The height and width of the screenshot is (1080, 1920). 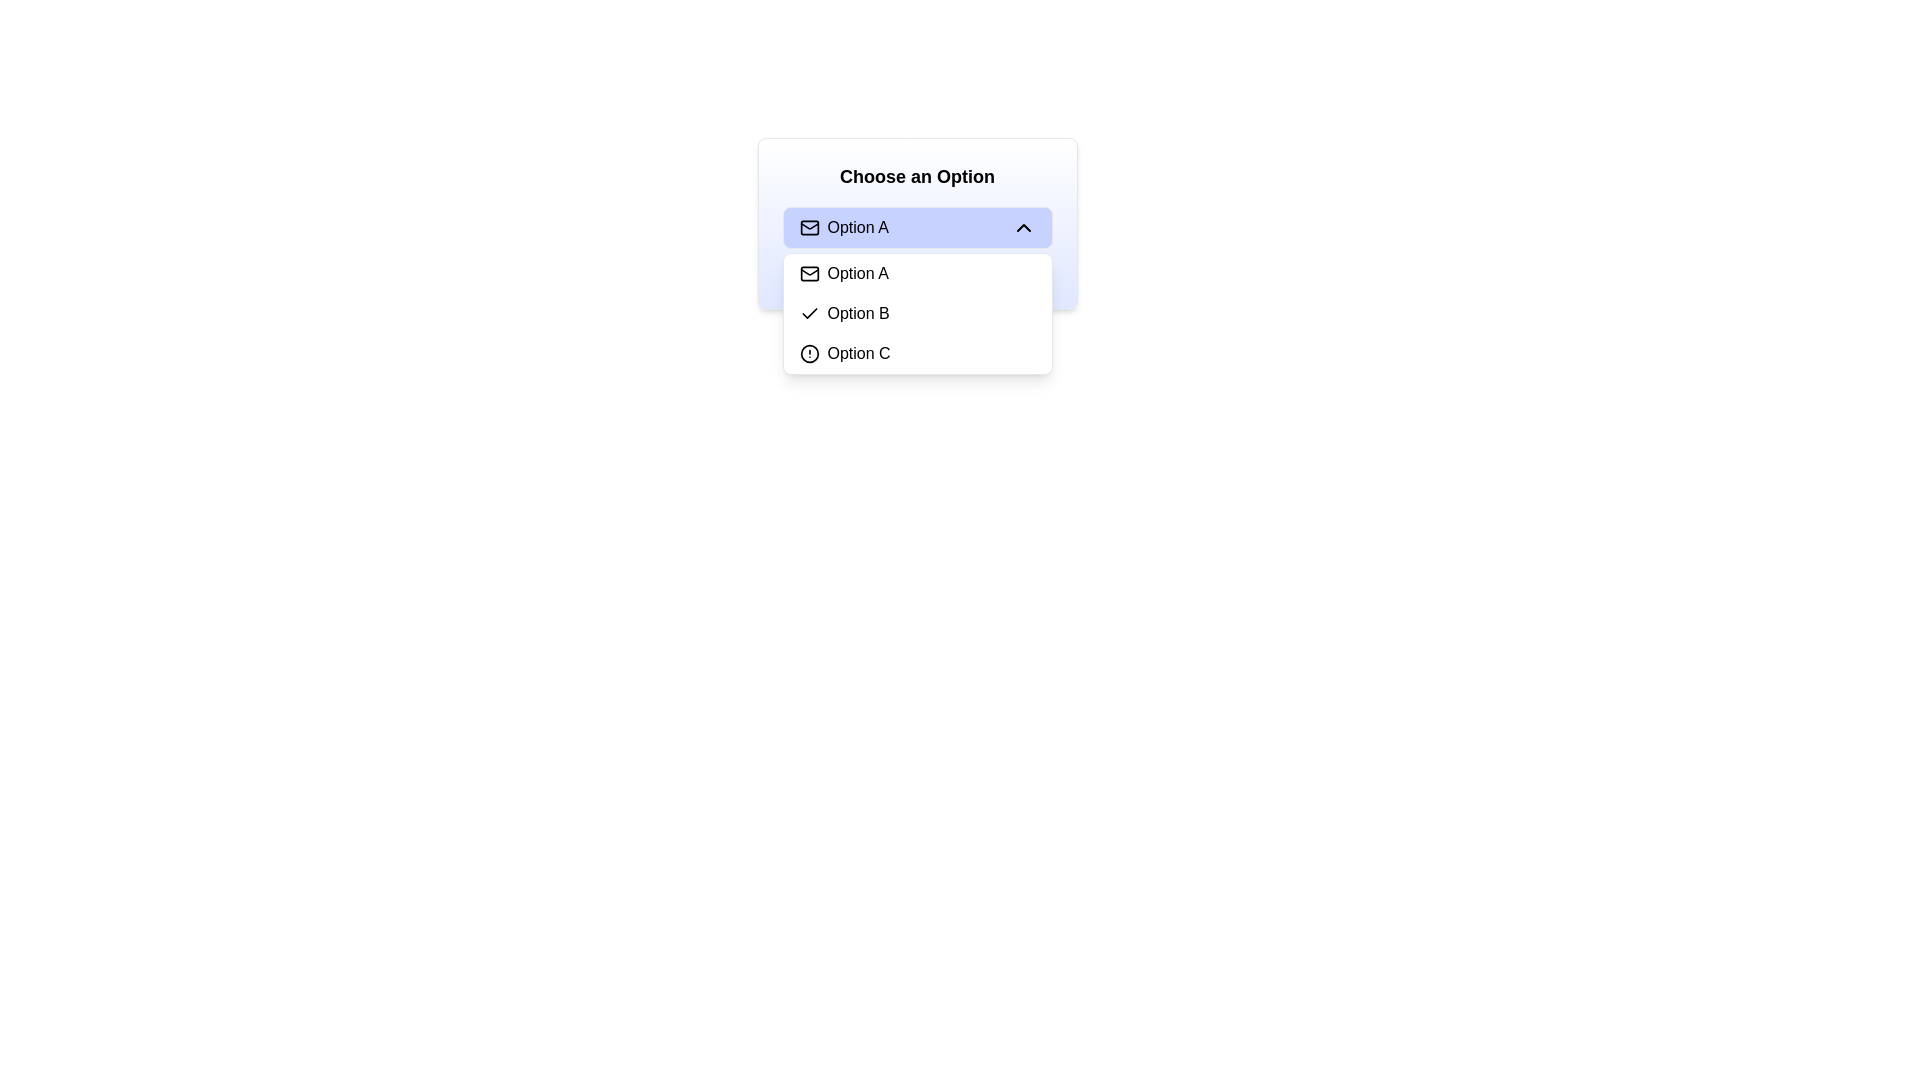 I want to click on text displayed in the label that shows 'Option A', which is positioned to the right of the envelope icon in the dropdown list under 'Choose an Option', so click(x=858, y=226).